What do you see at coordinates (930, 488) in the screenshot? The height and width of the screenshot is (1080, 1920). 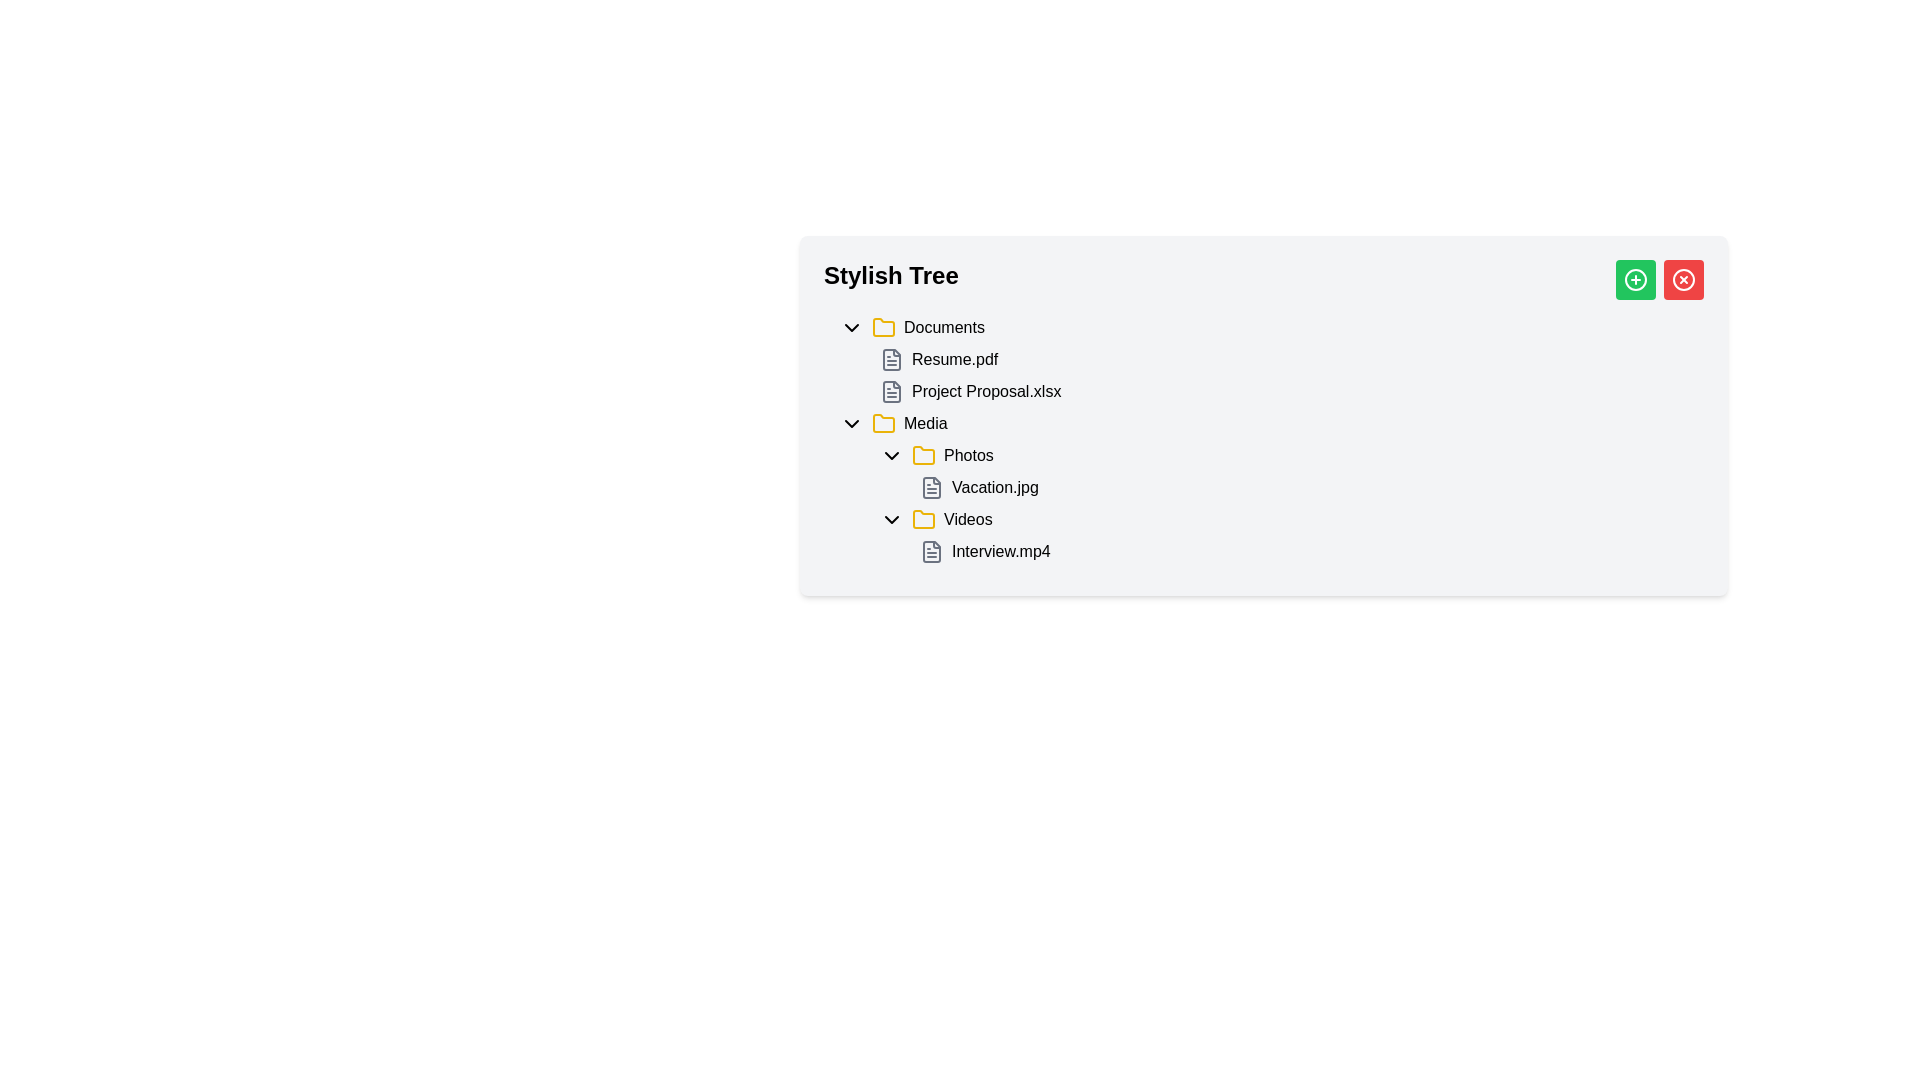 I see `the small gray document icon located to the left of the text 'Vacation.jpg' in the 'Photos' subsection under the 'Media' folder` at bounding box center [930, 488].